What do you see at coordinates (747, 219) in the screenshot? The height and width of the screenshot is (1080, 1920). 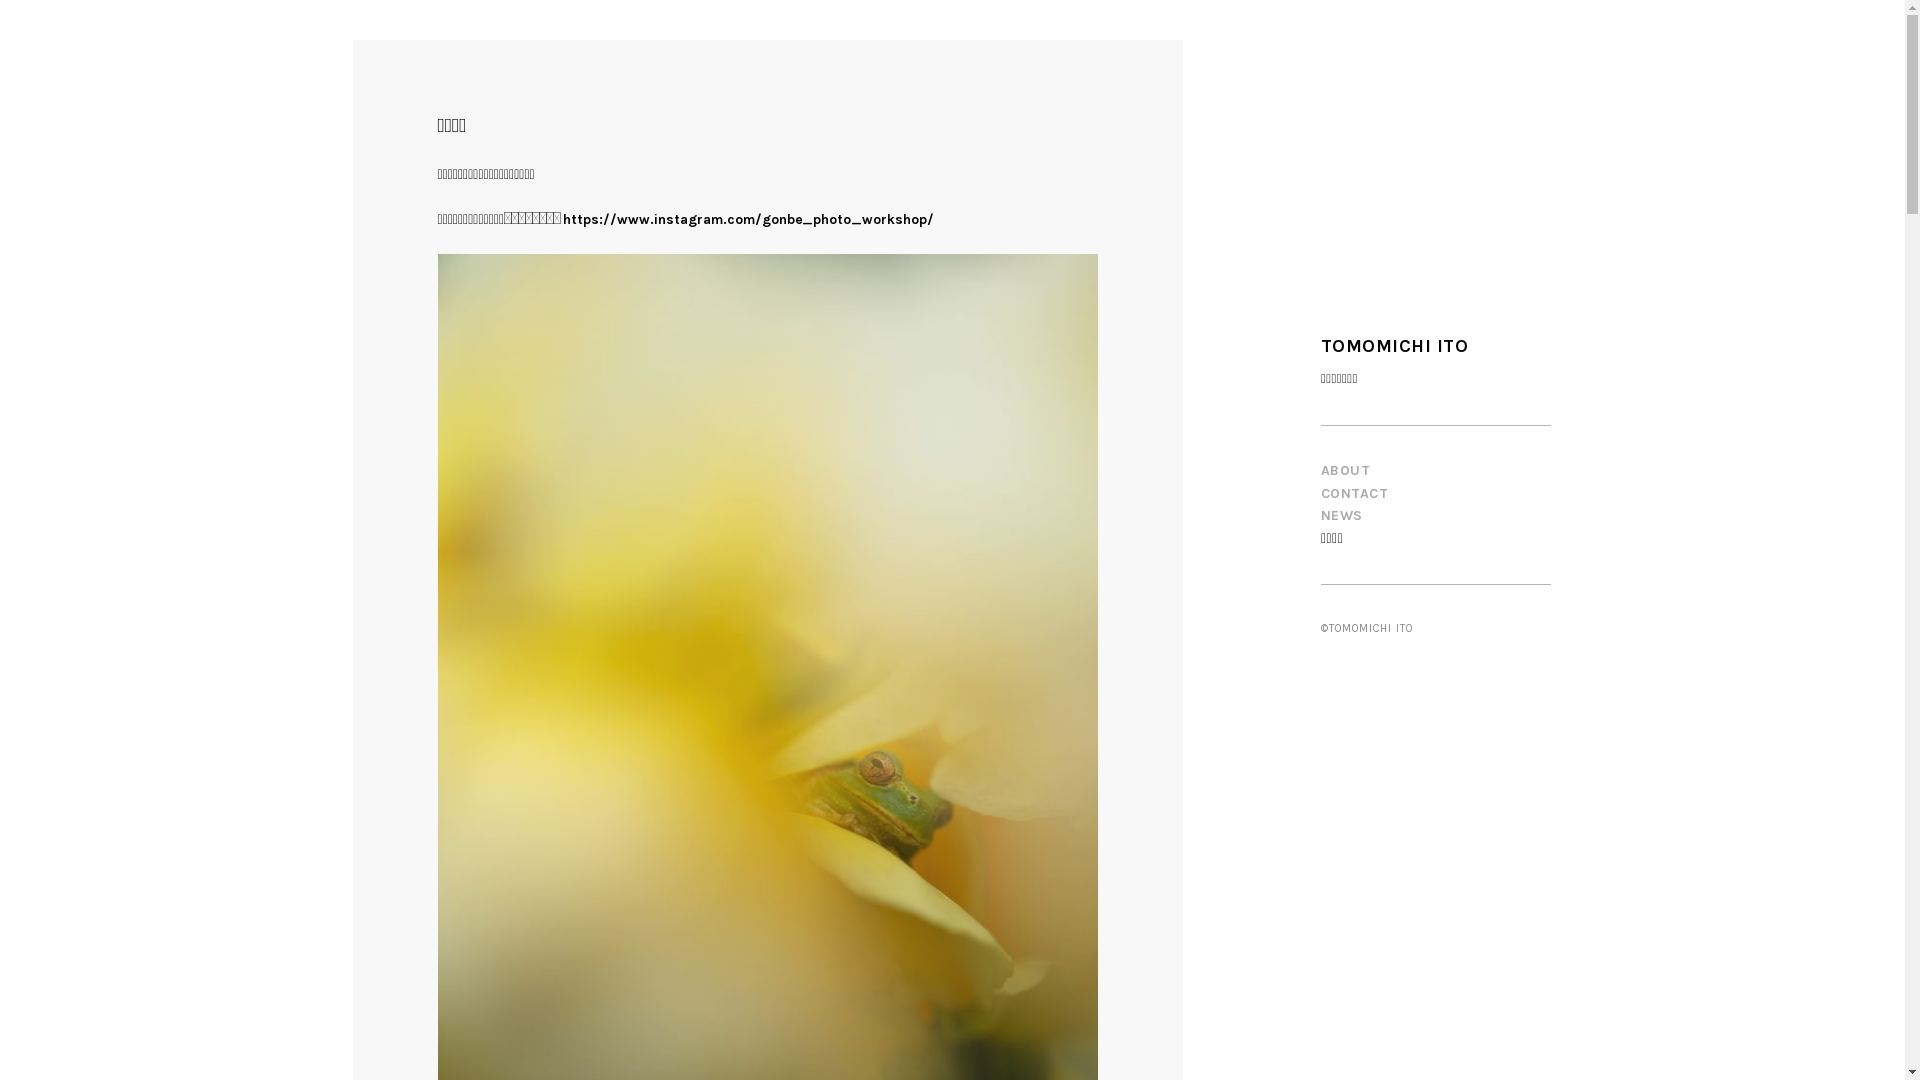 I see `'https://www.instagram.com/gonbe_photo_workshop/'` at bounding box center [747, 219].